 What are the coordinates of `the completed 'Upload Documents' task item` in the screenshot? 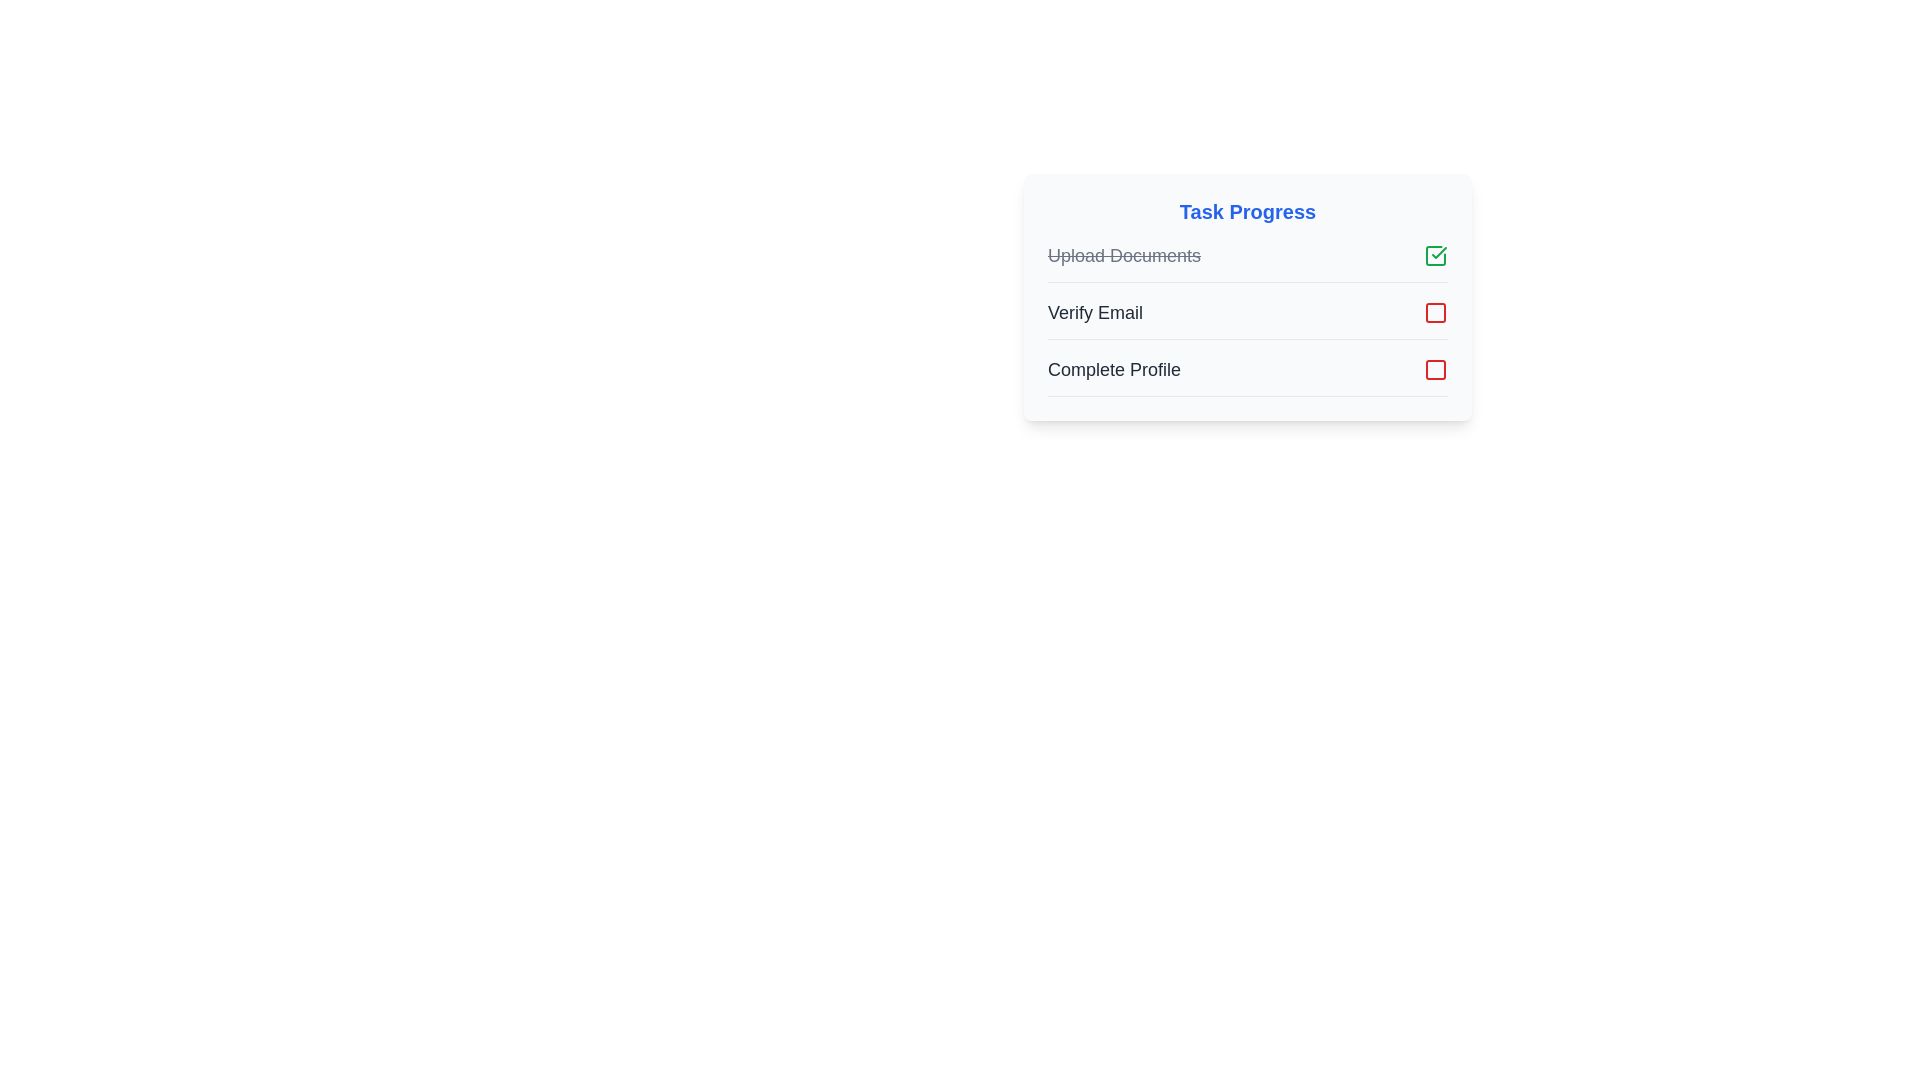 It's located at (1247, 261).